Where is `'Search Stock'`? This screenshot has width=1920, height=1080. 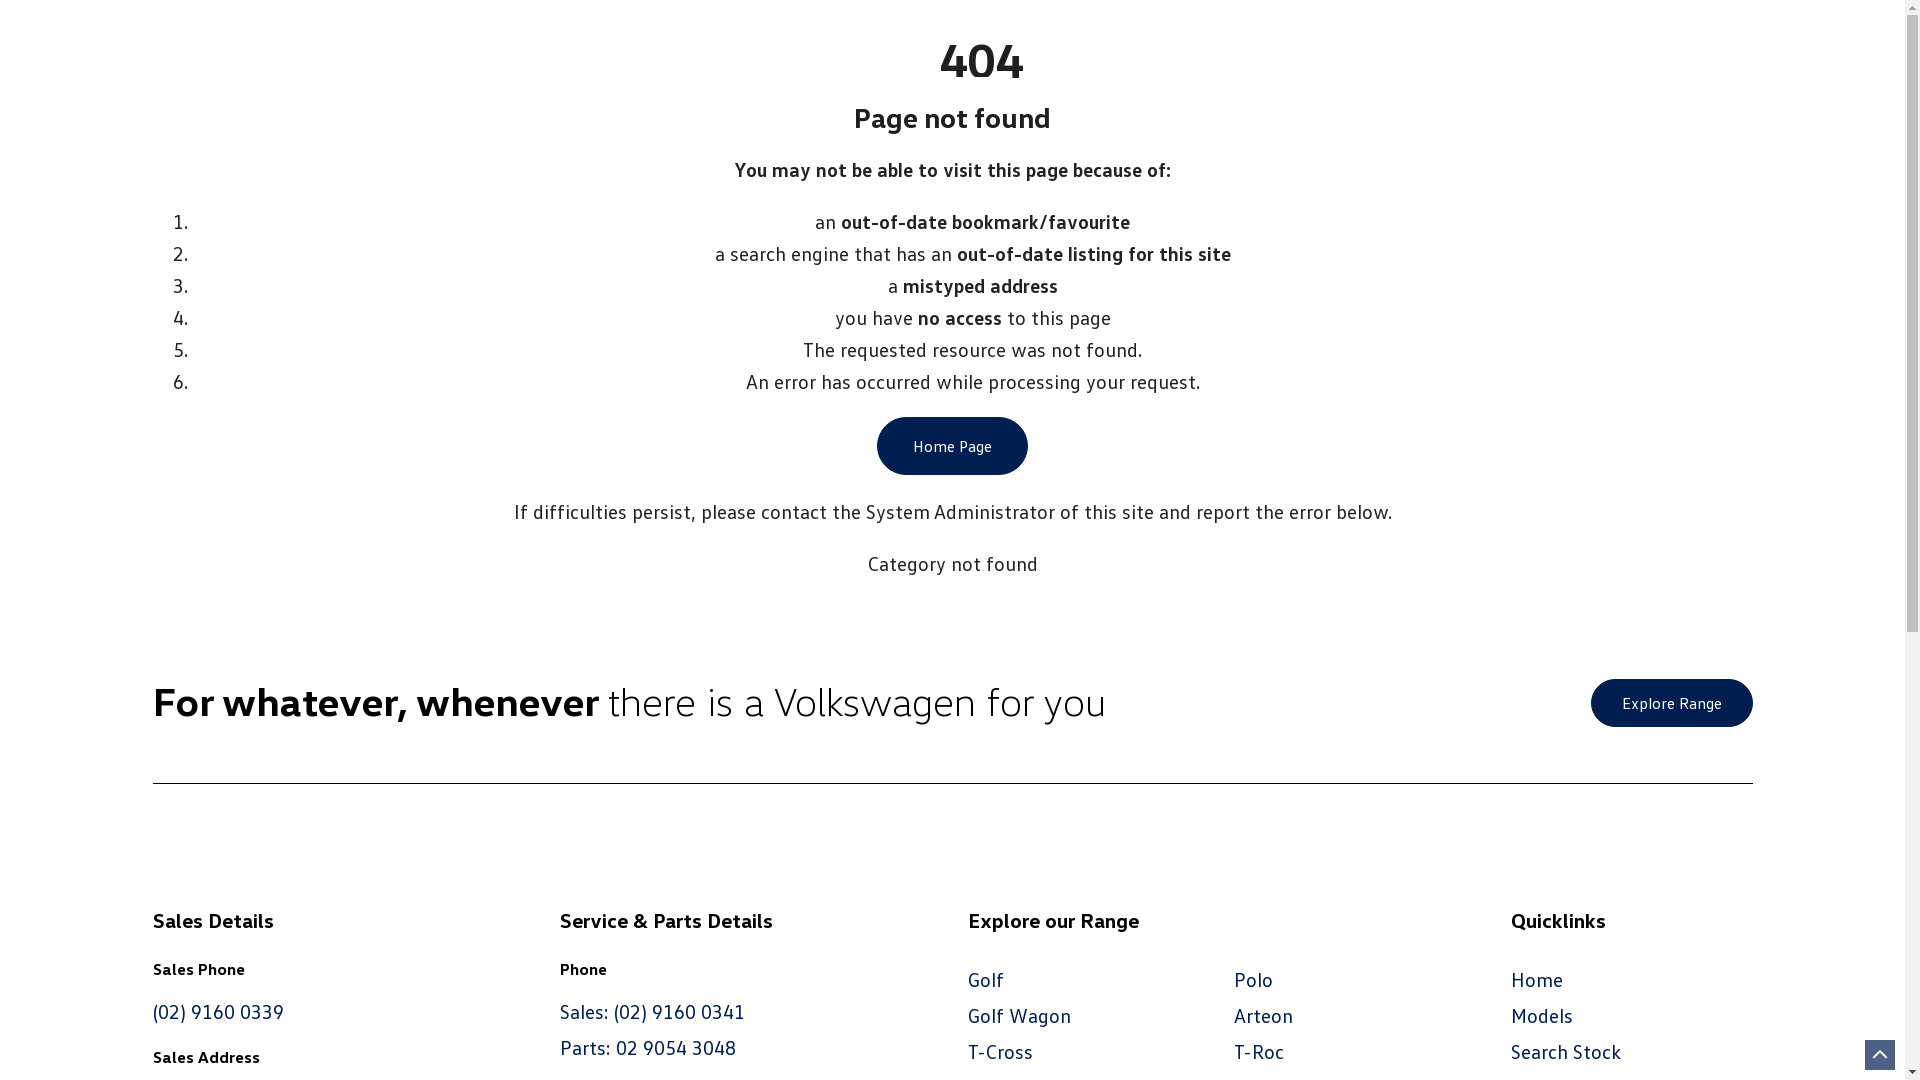
'Search Stock' is located at coordinates (1564, 1049).